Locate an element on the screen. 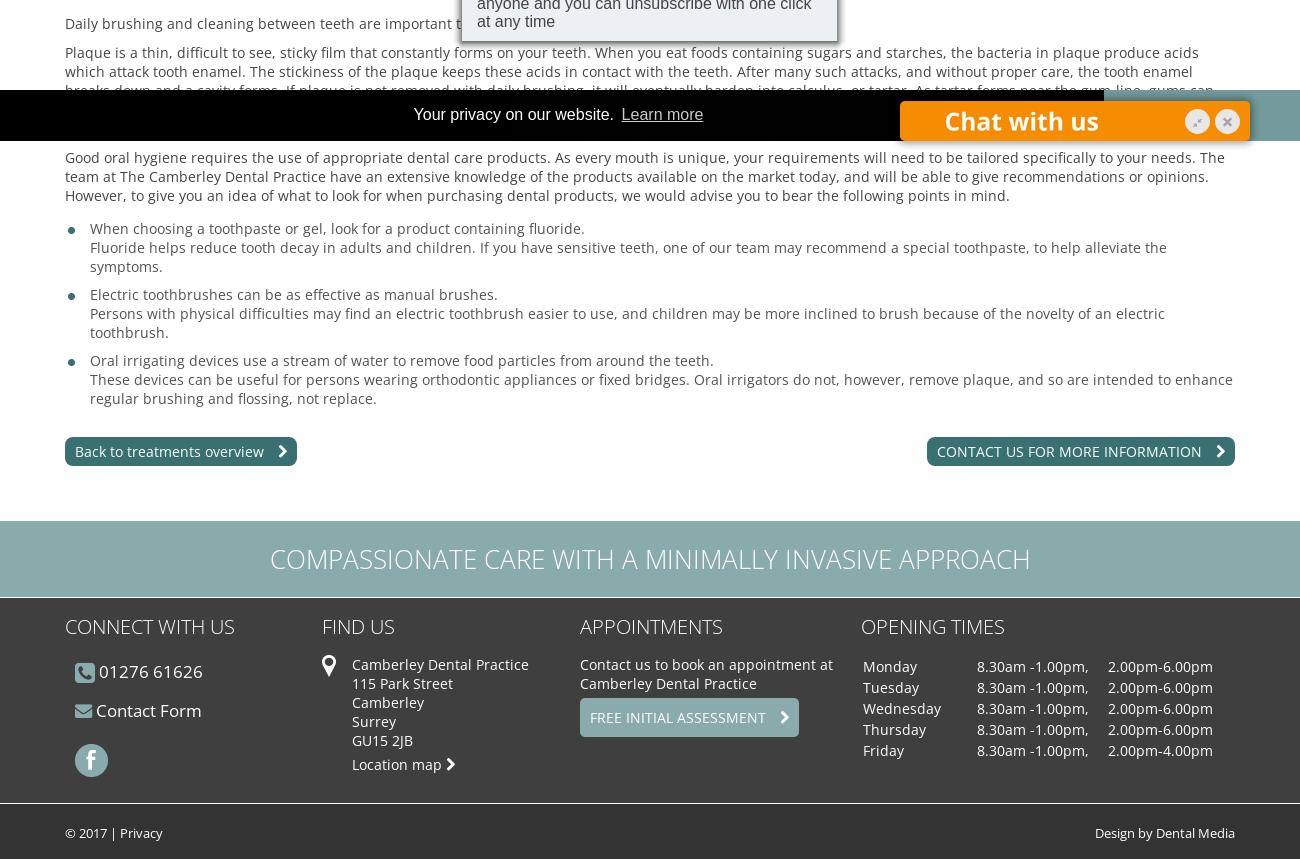 This screenshot has height=859, width=1300. '2.00pm-4.00pm' is located at coordinates (1159, 749).